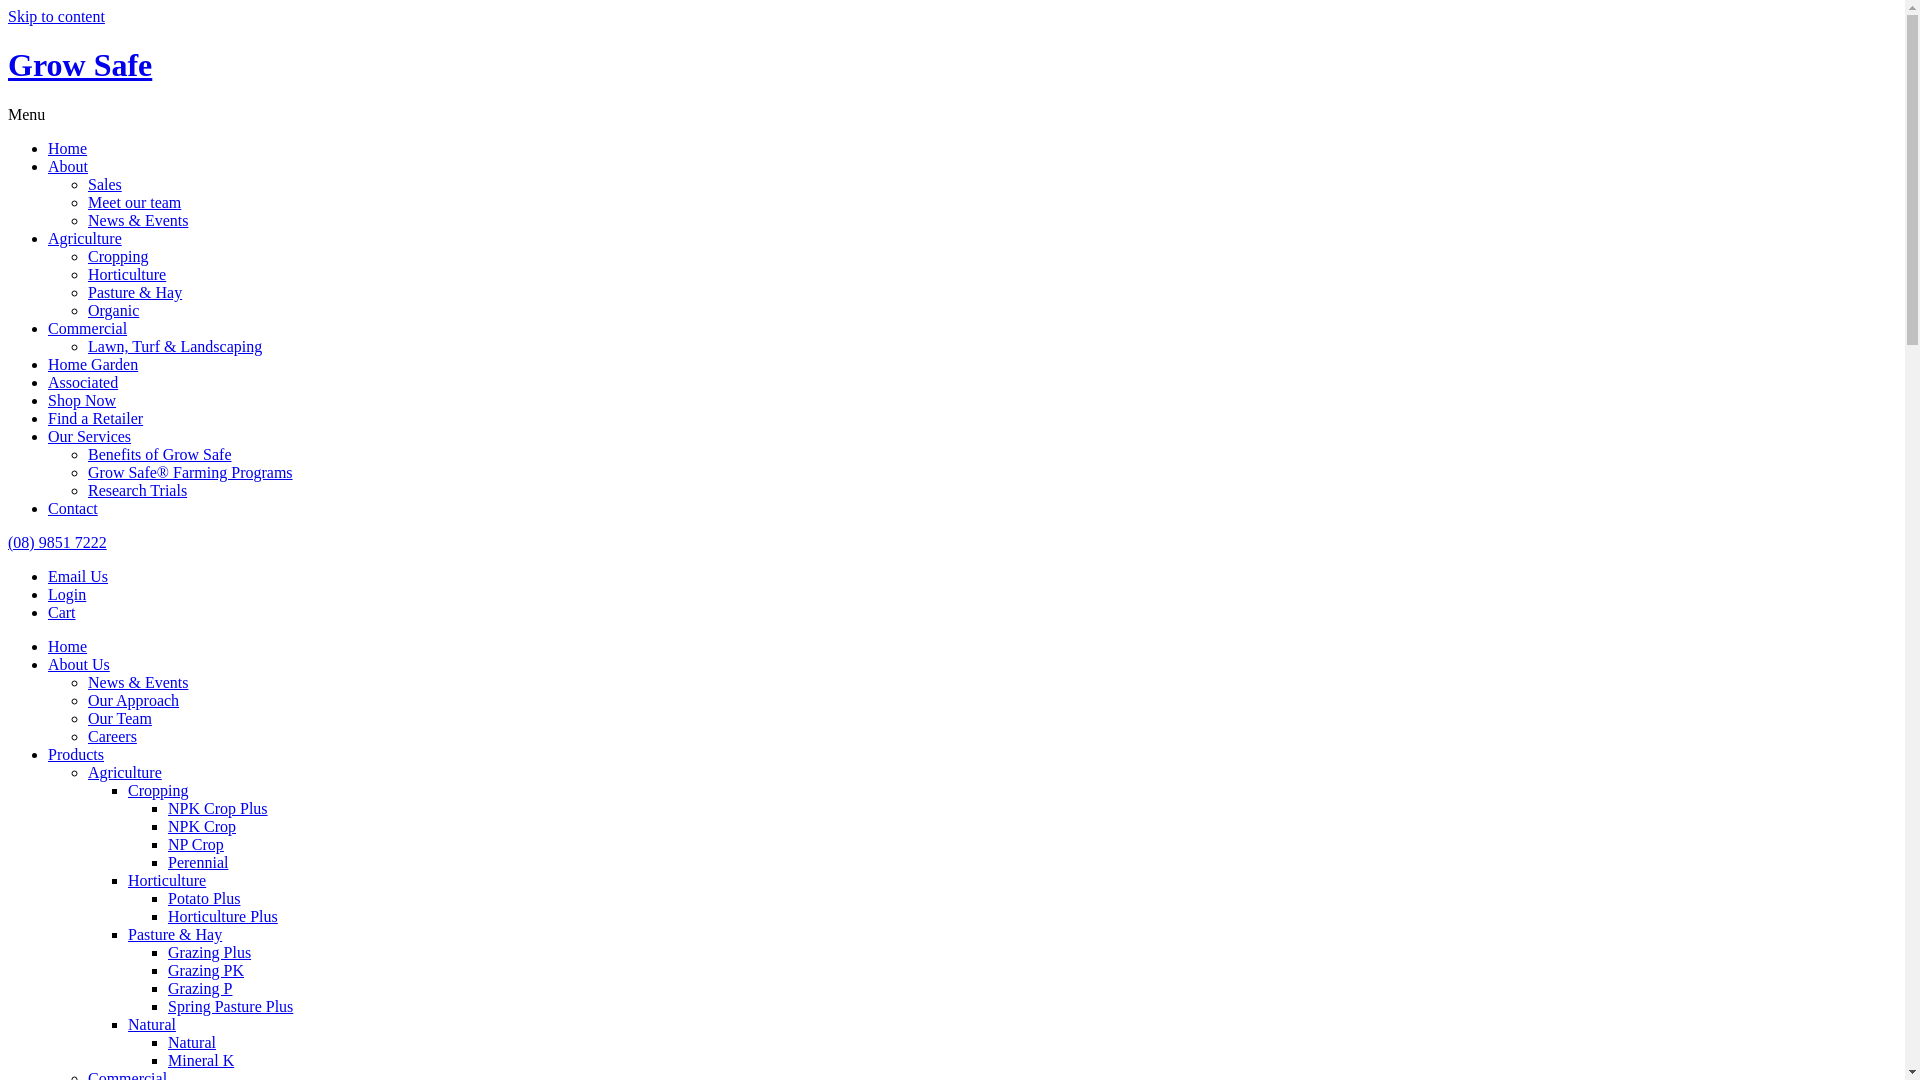  Describe the element at coordinates (67, 165) in the screenshot. I see `'About'` at that location.